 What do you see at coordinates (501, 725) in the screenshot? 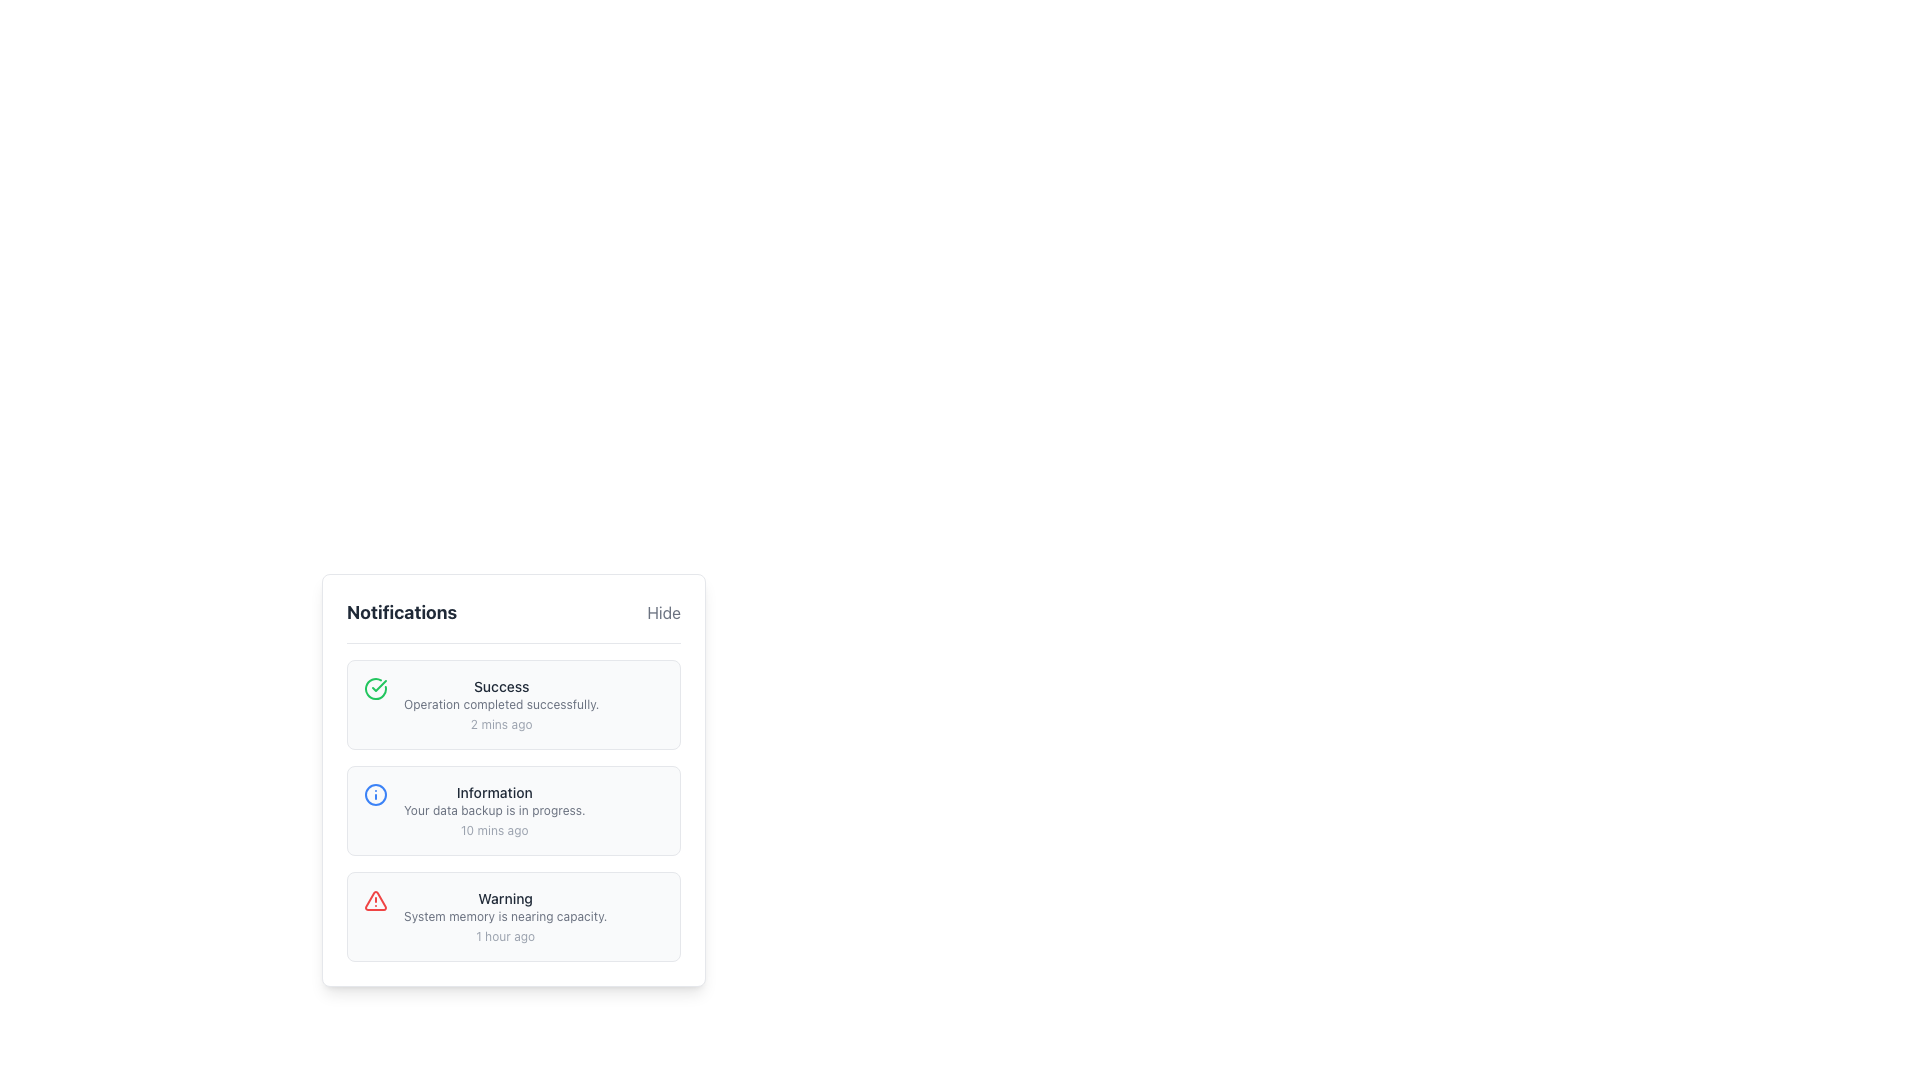
I see `timestamp text located at the bottom of the notification card, which provides temporal context for the notification` at bounding box center [501, 725].